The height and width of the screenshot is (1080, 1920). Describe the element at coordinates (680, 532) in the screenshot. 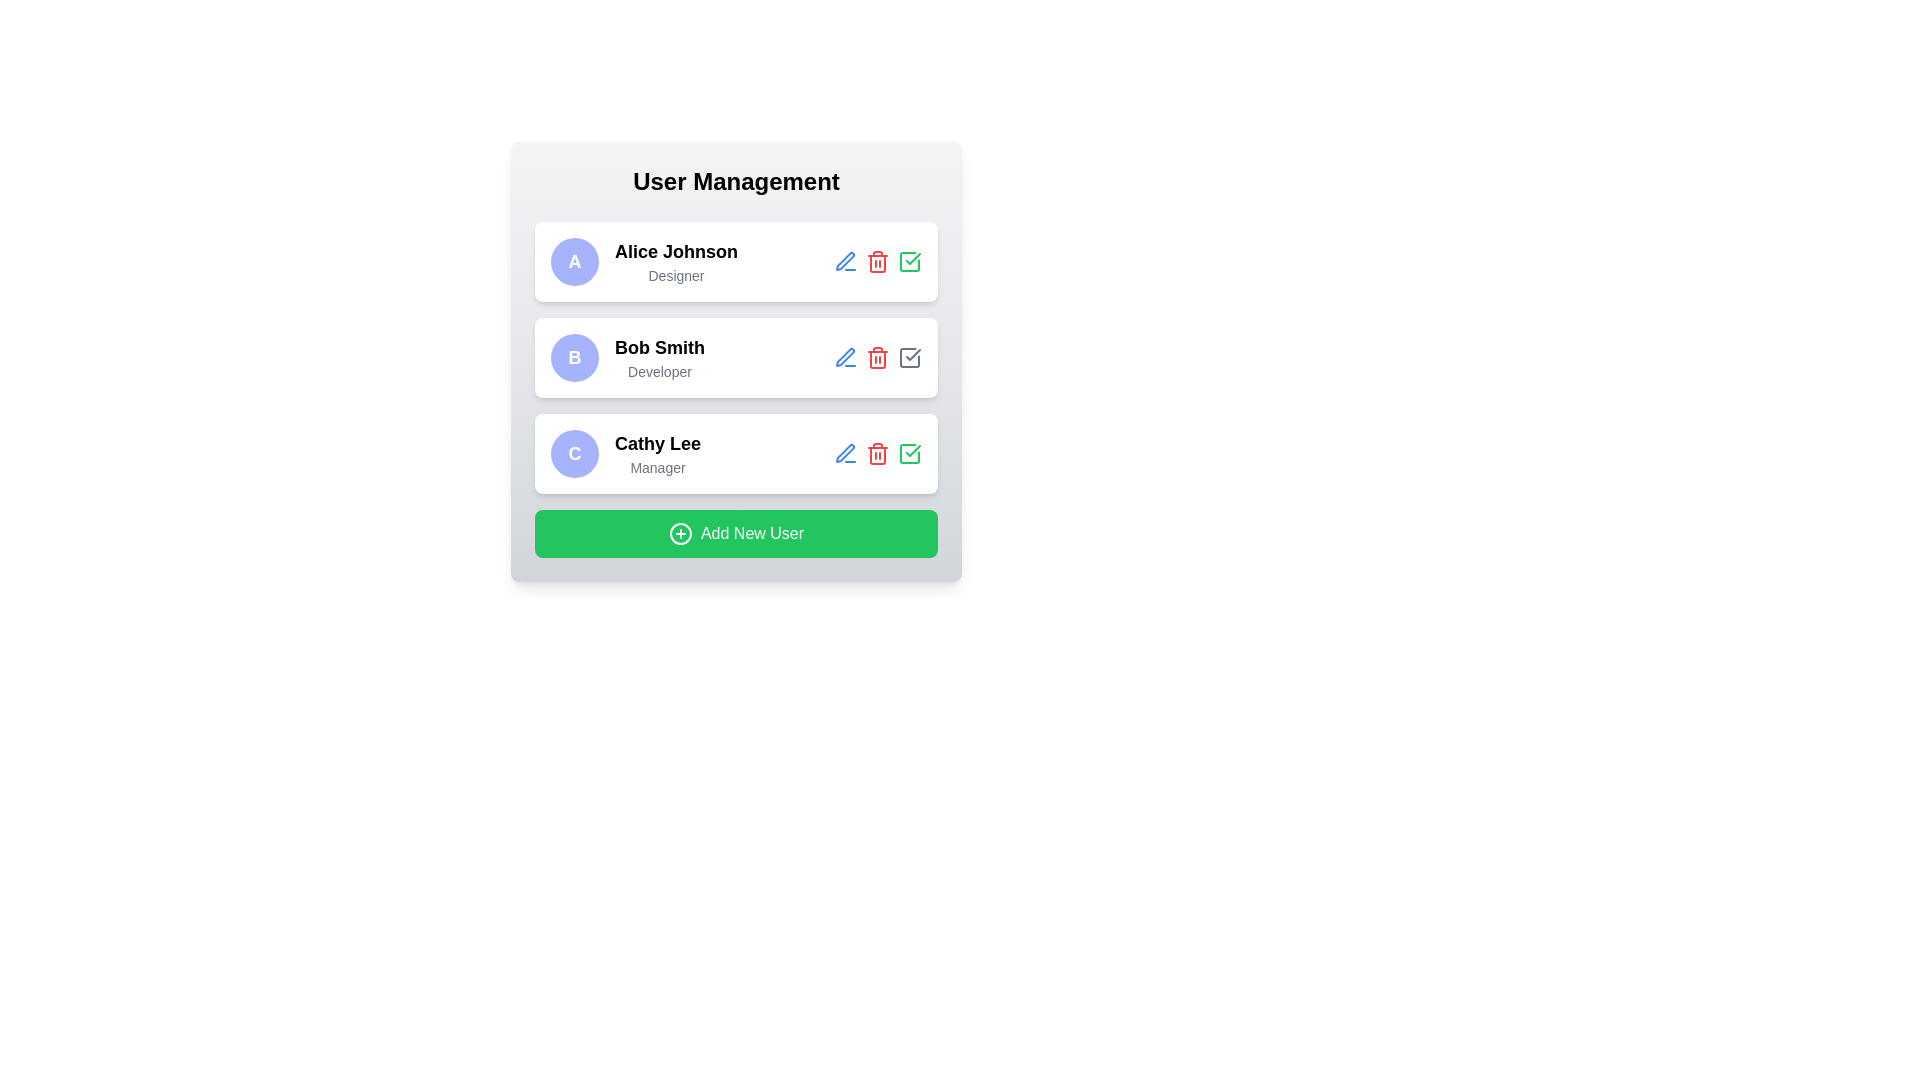

I see `the icon within the 'Add New User' button, which is located at the bottom center of the user interface, to signify the function of adding a new user` at that location.